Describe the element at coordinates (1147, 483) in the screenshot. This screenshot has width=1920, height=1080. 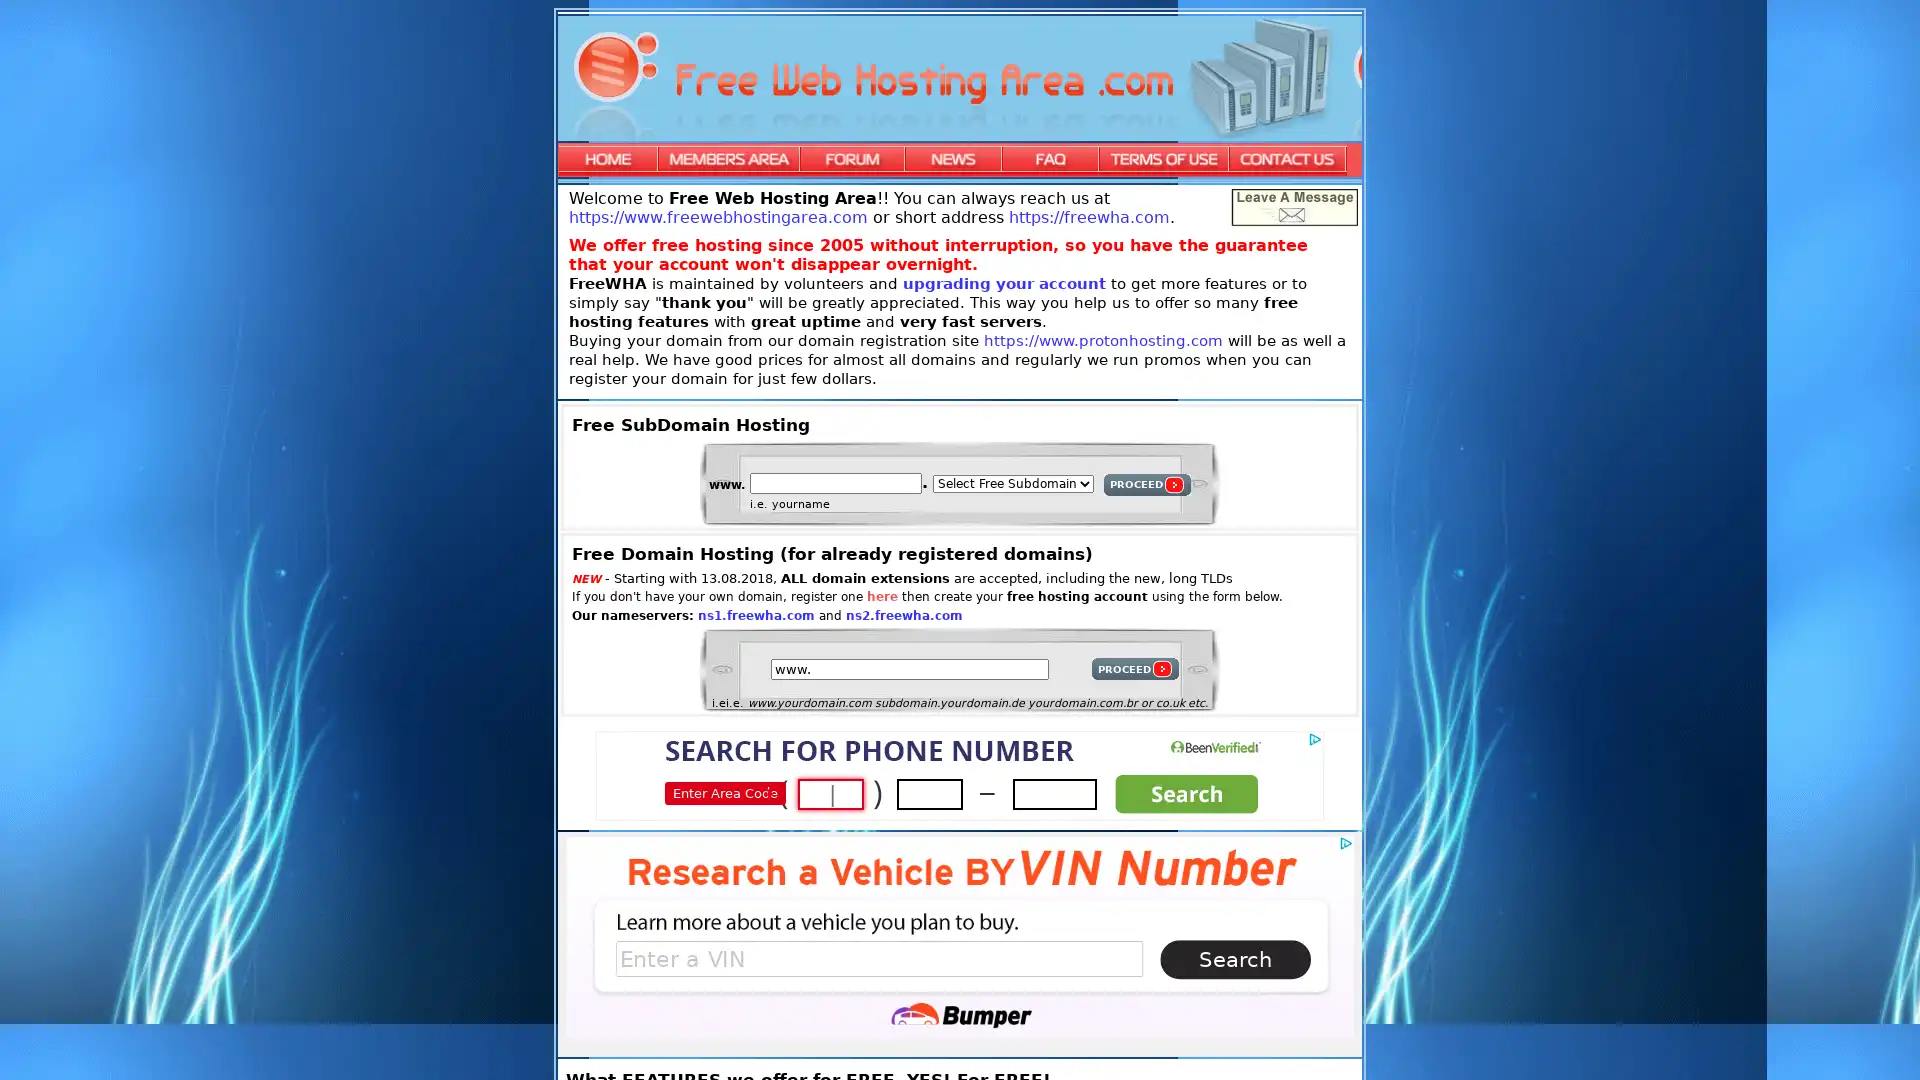
I see `PROCEED` at that location.